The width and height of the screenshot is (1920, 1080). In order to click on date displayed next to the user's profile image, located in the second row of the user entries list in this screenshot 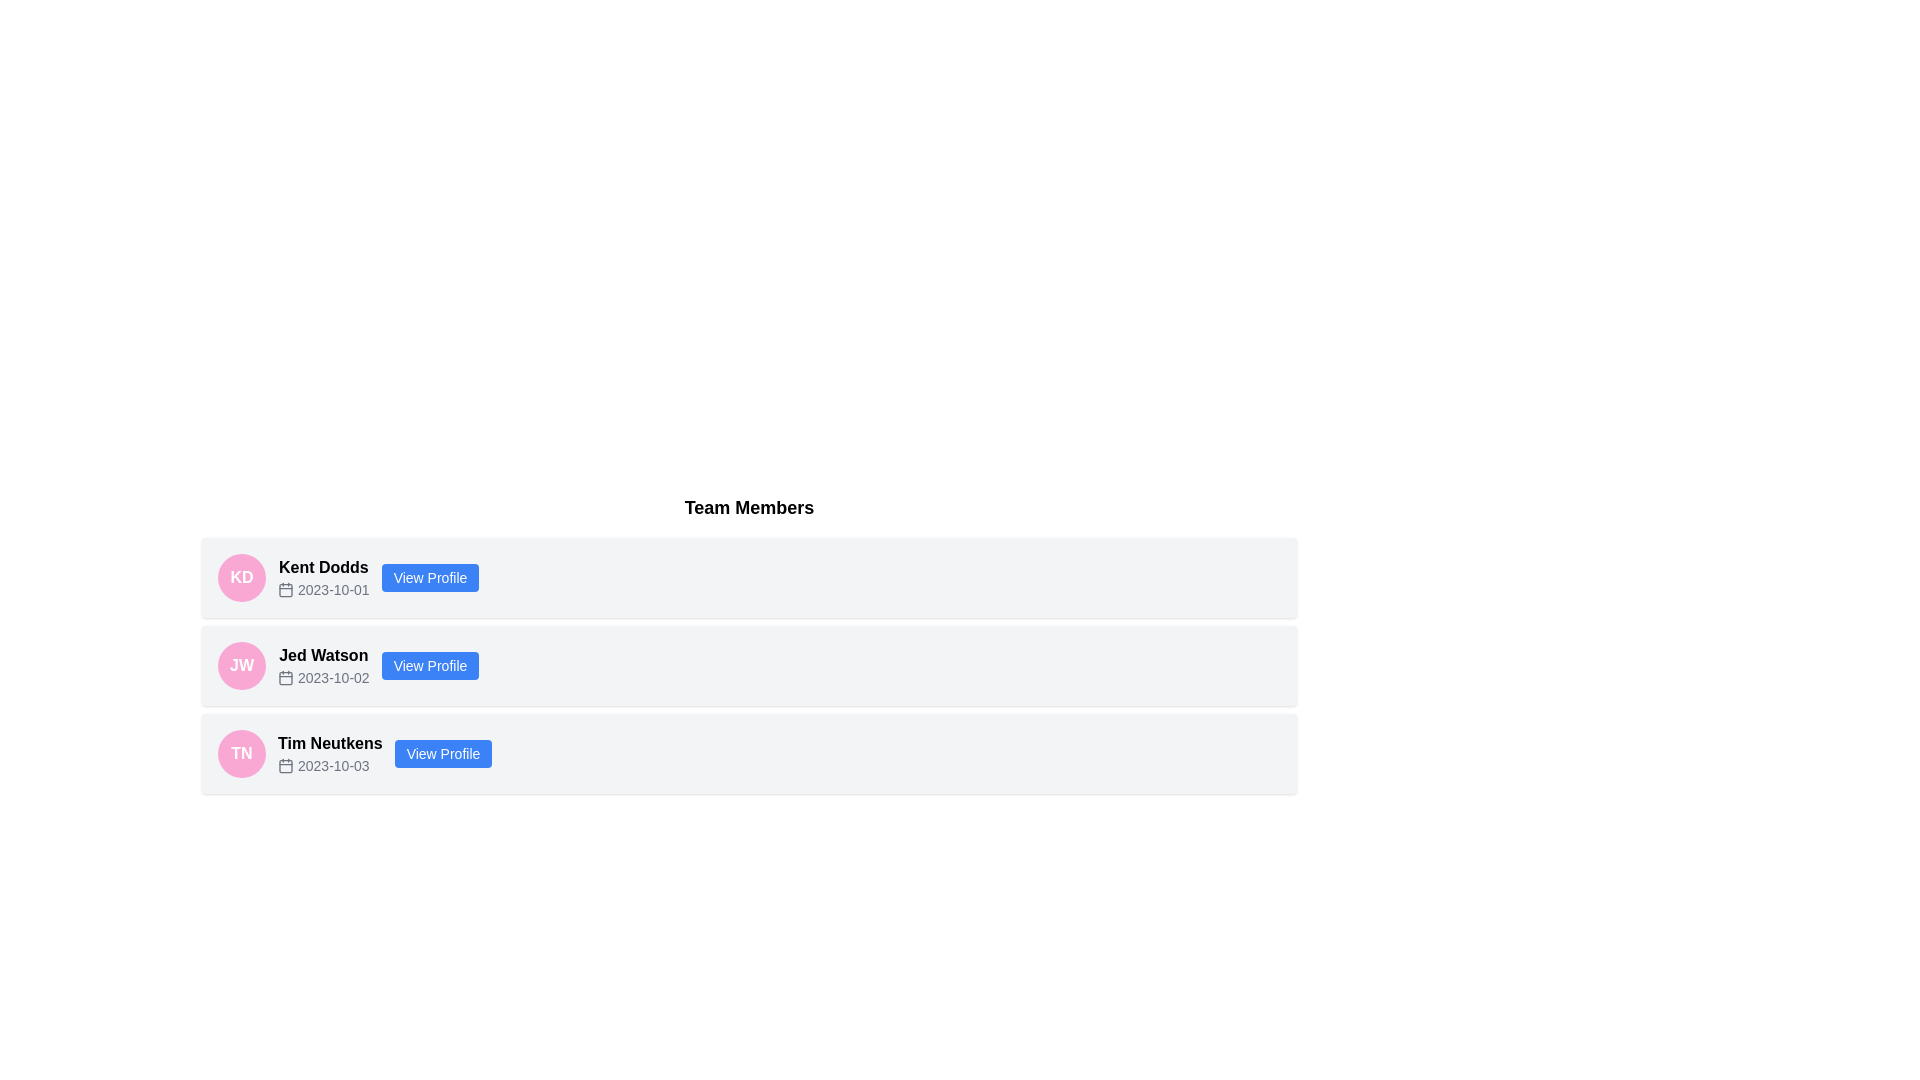, I will do `click(323, 677)`.